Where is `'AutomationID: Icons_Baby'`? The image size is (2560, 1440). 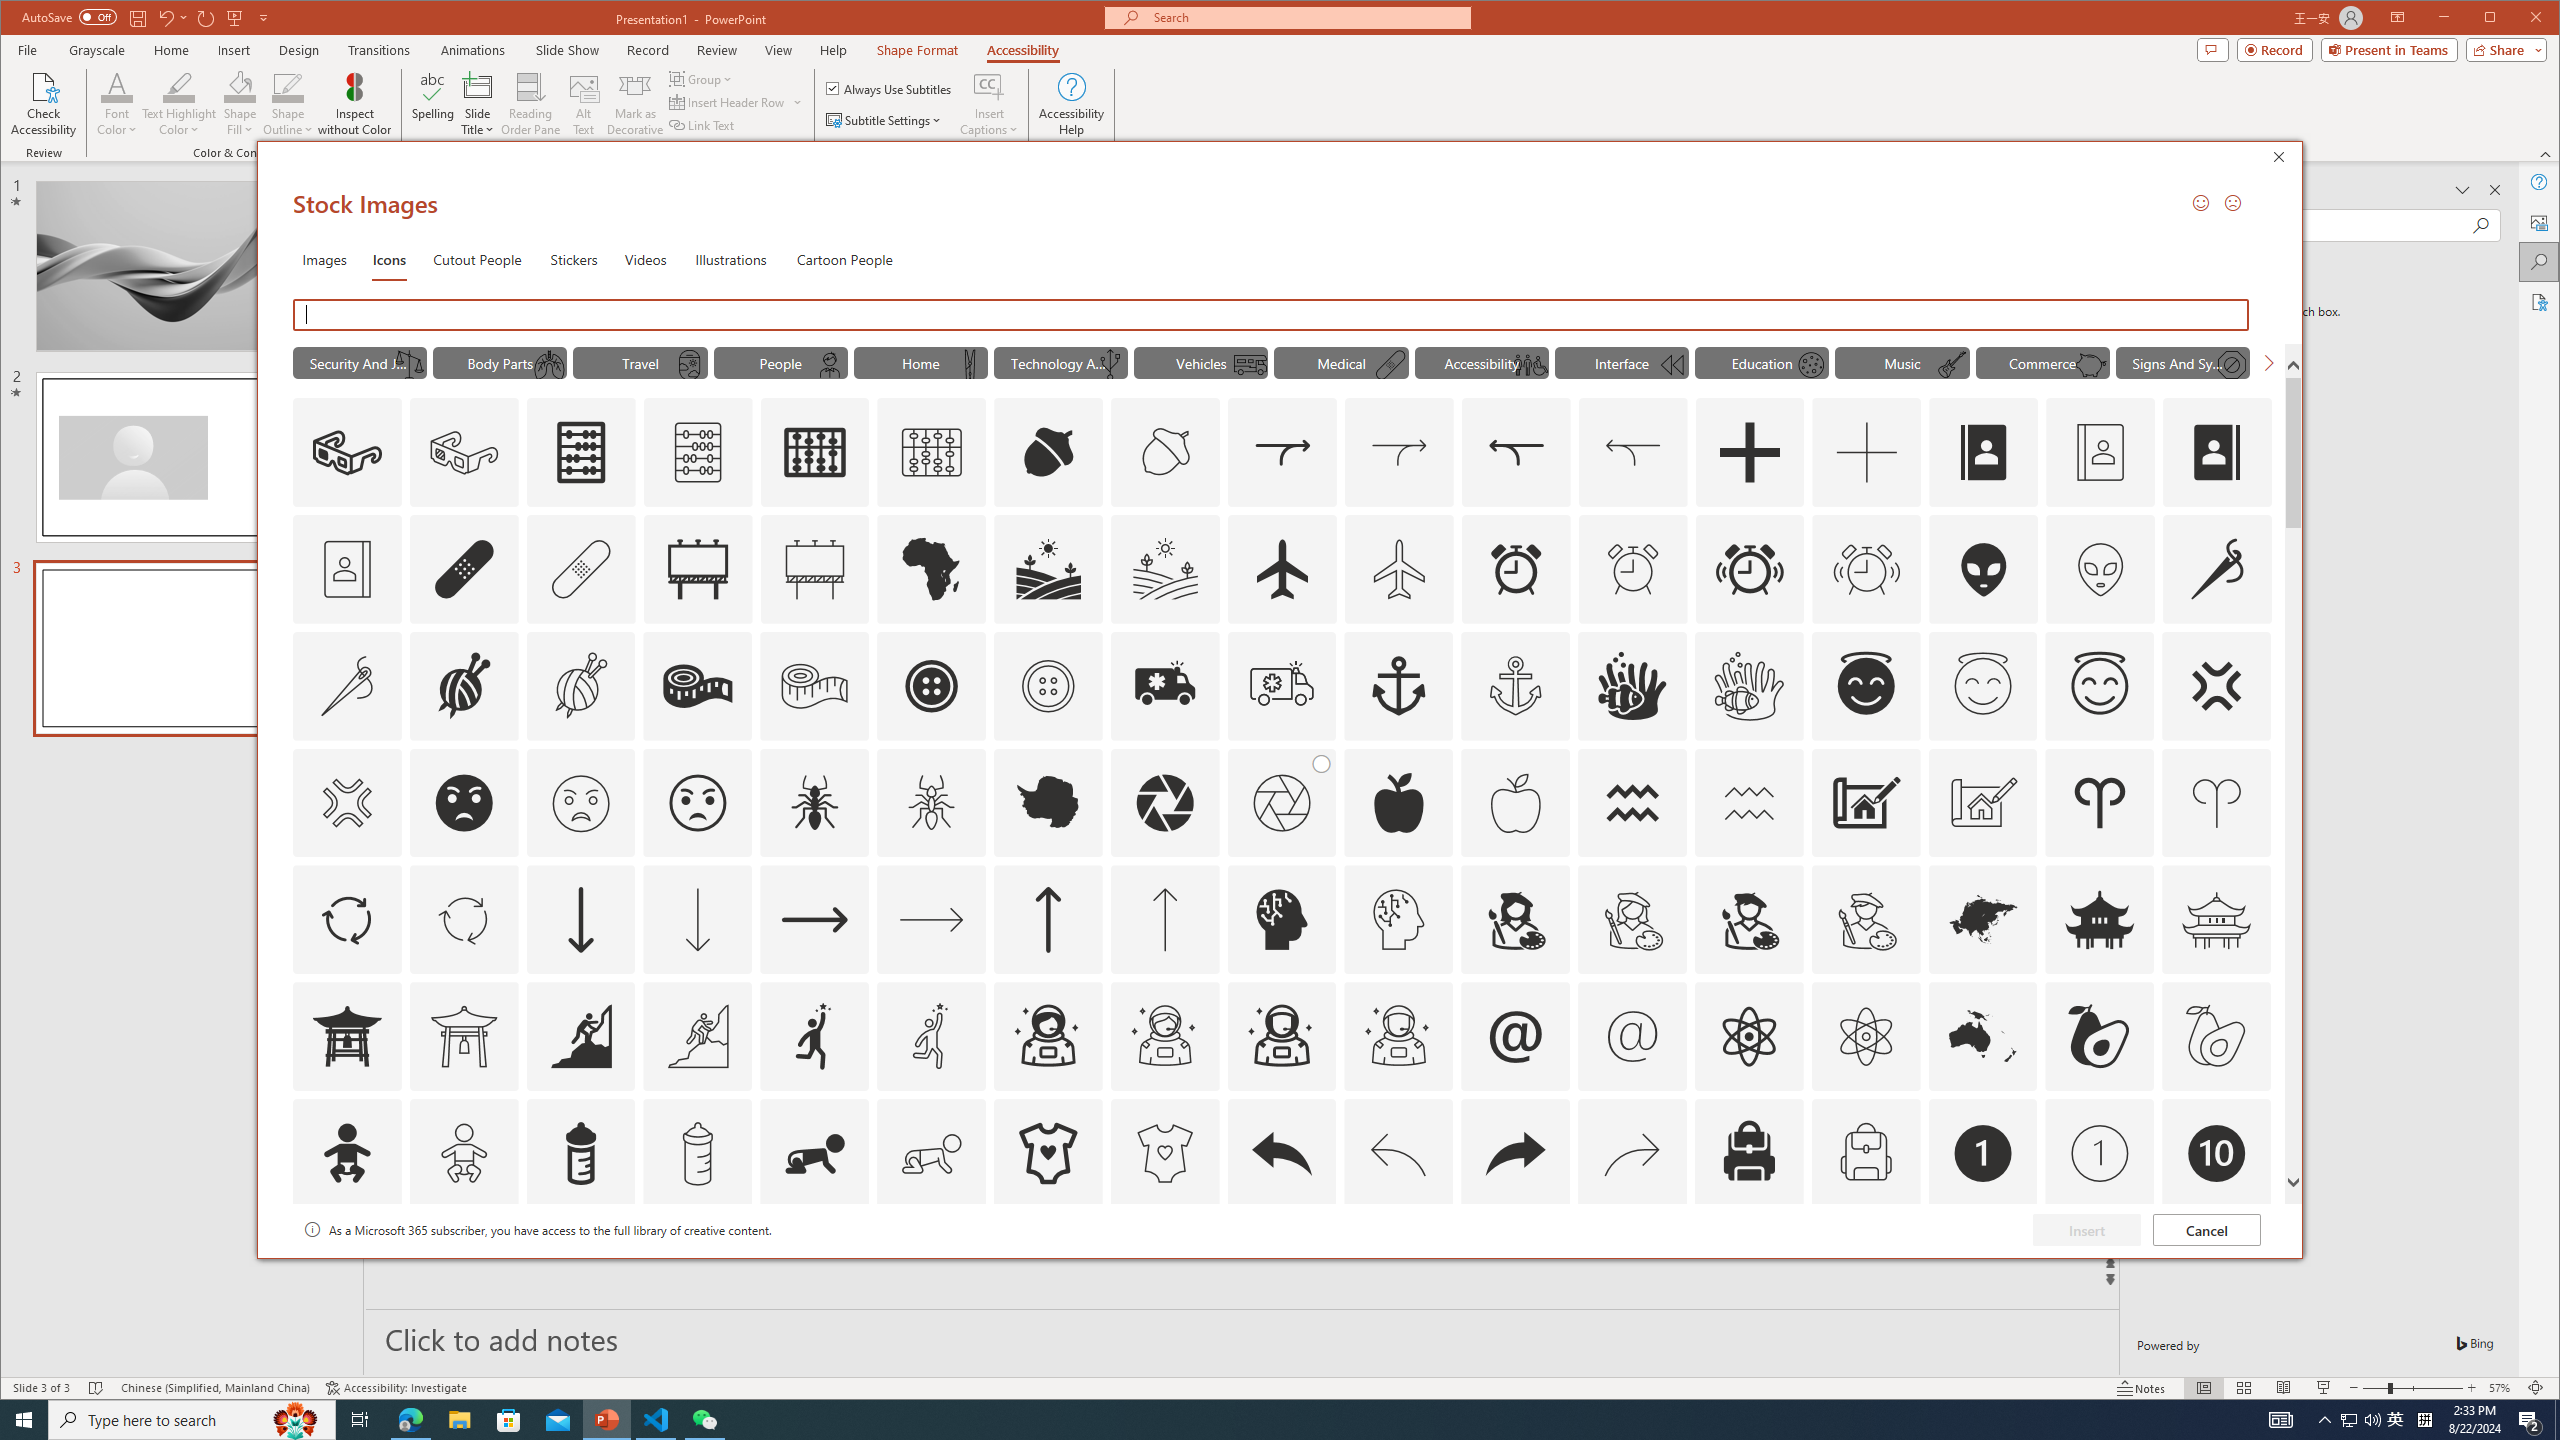 'AutomationID: Icons_Baby' is located at coordinates (346, 1152).